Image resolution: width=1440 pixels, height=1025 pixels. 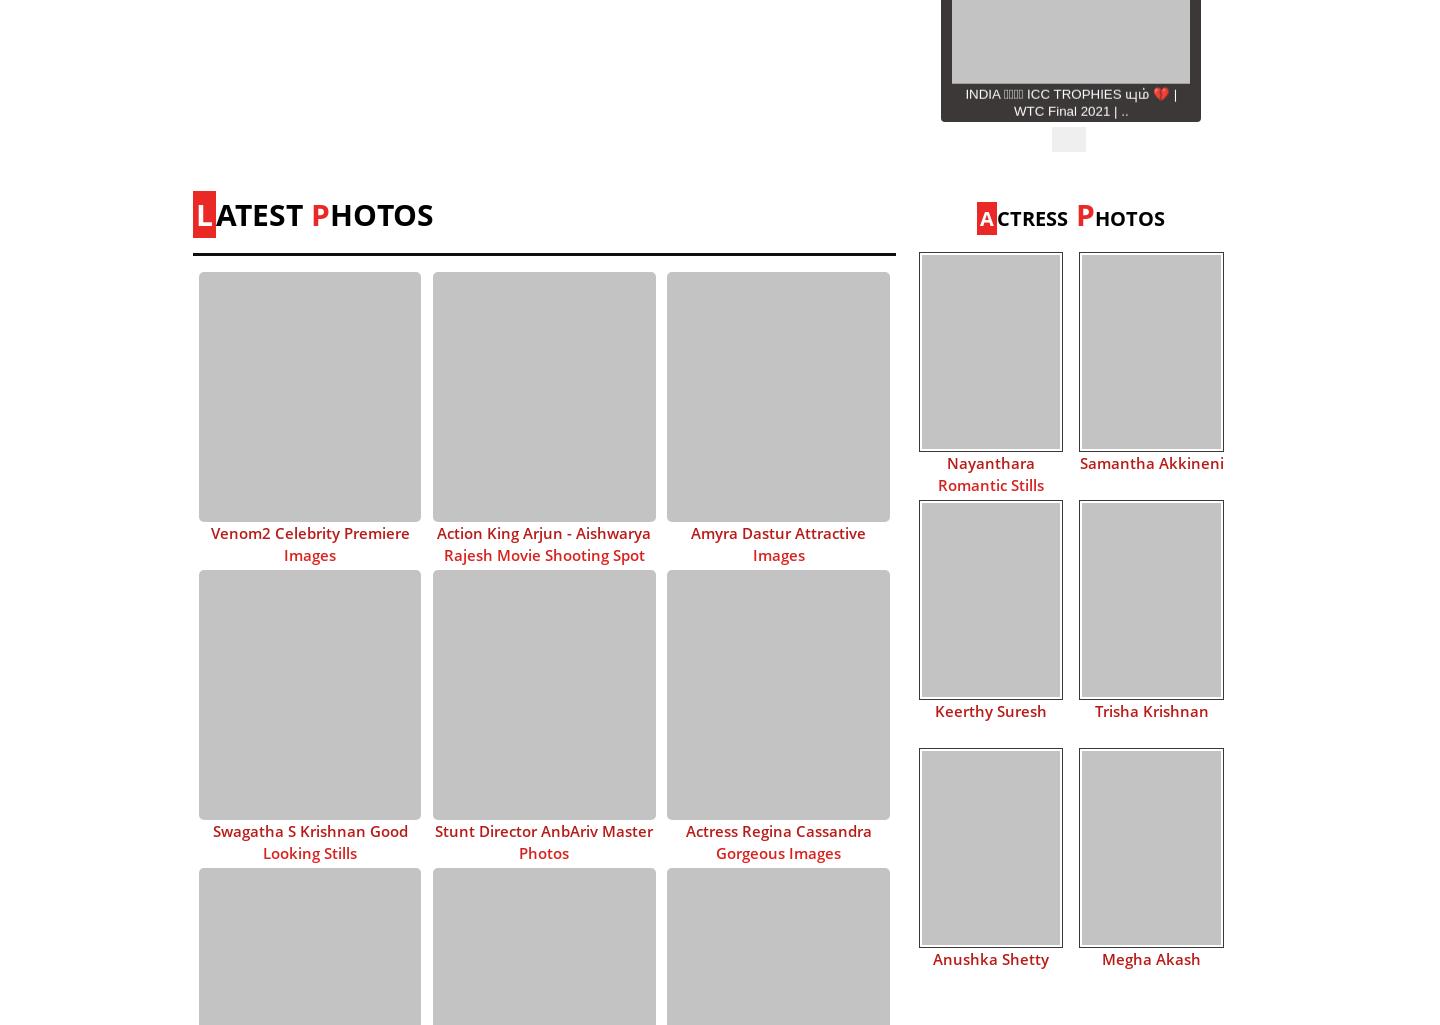 What do you see at coordinates (1070, 378) in the screenshot?
I see `'Thalapathy 66 Massive Update 🤩 | Vijay | #Nettv4u'` at bounding box center [1070, 378].